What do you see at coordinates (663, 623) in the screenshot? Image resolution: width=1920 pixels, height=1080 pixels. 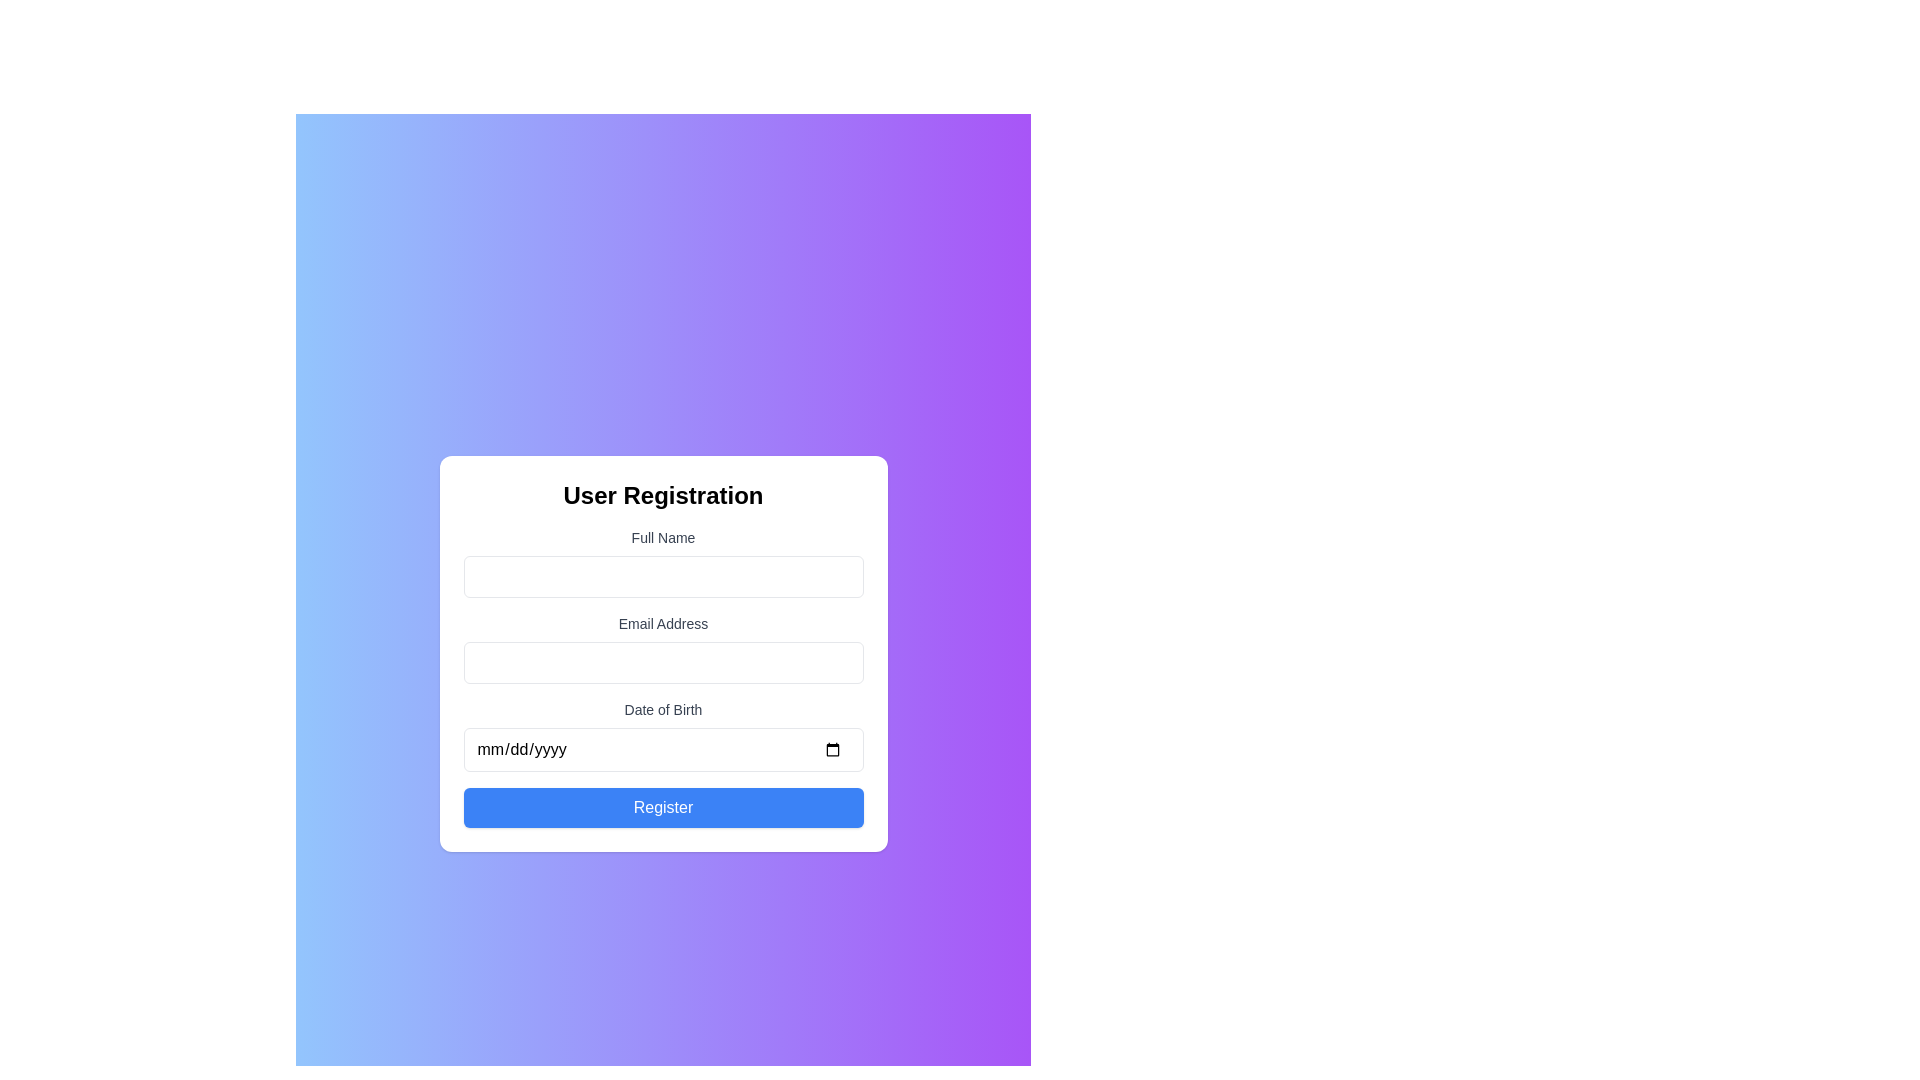 I see `the label that guides users to enter their email address, which is centrally located above the email input field in the user registration form` at bounding box center [663, 623].